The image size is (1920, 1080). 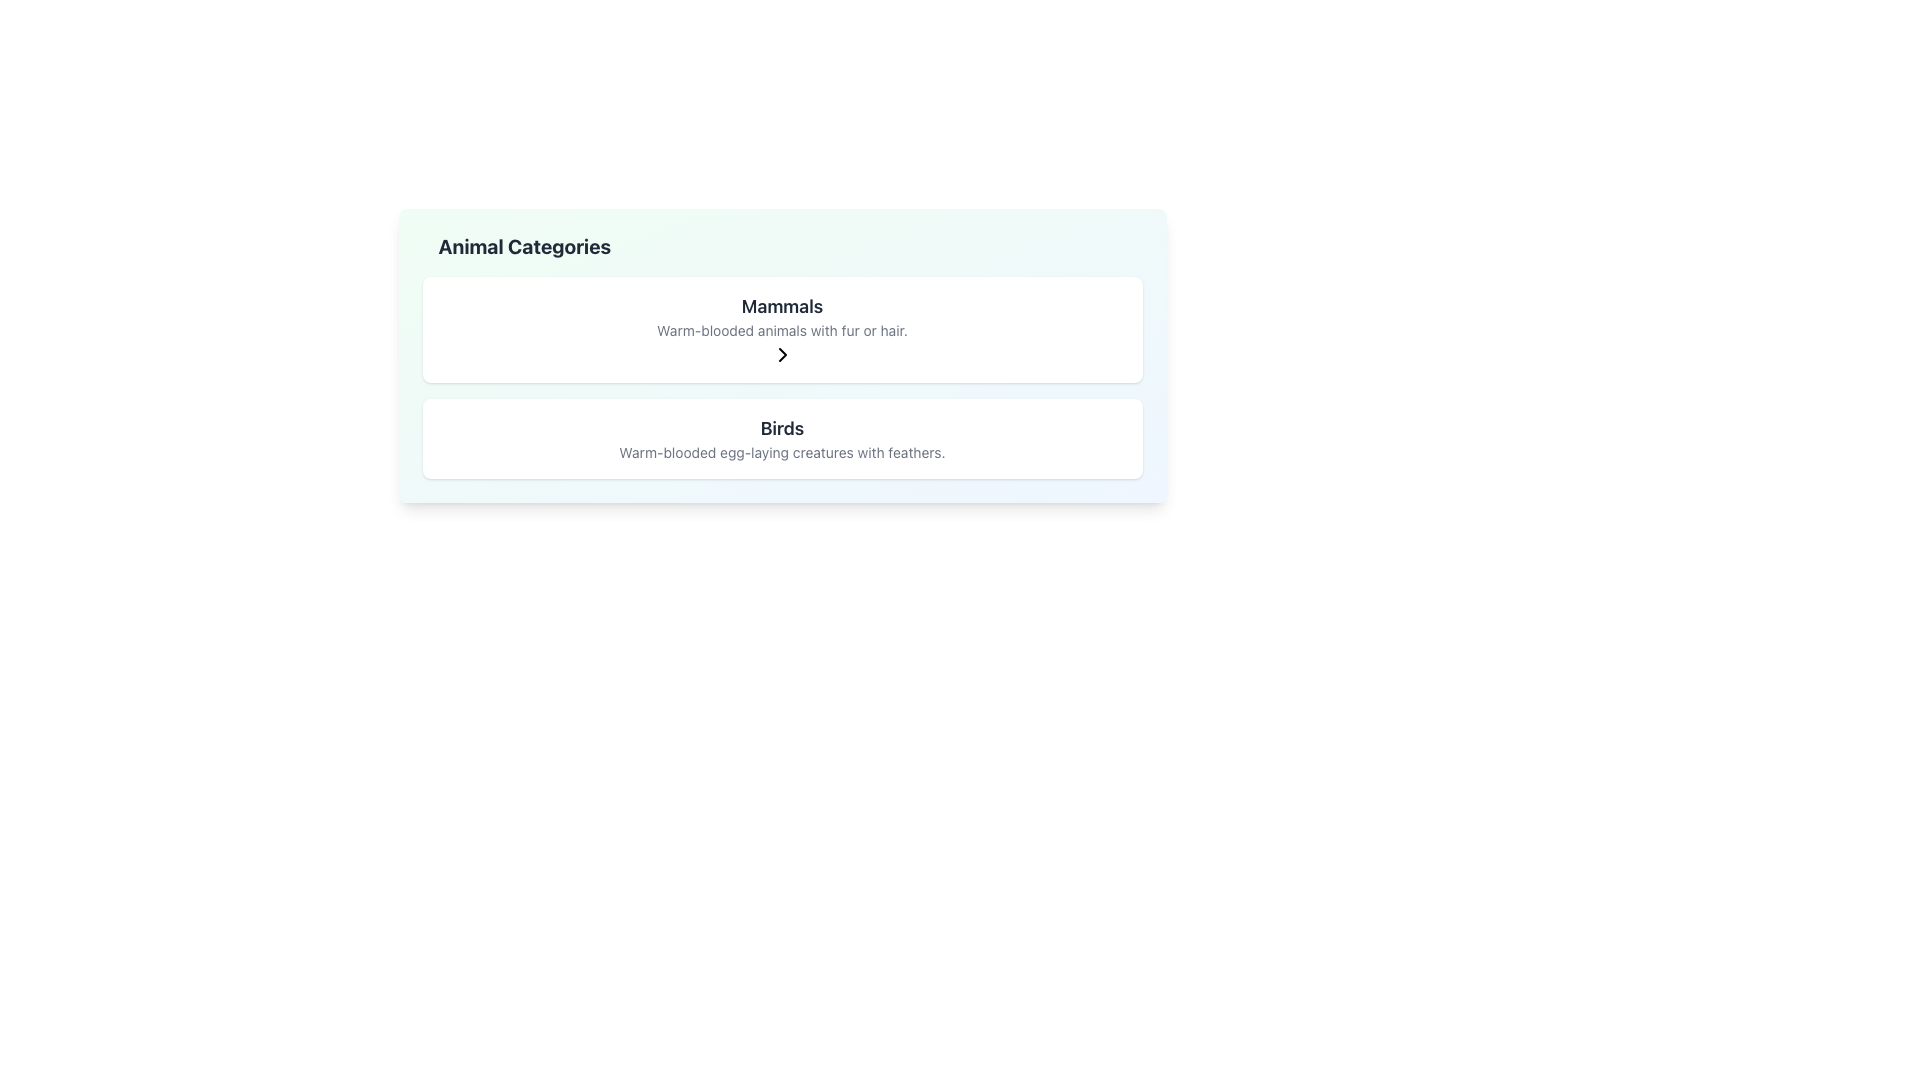 I want to click on the text 'Birds', so click(x=781, y=427).